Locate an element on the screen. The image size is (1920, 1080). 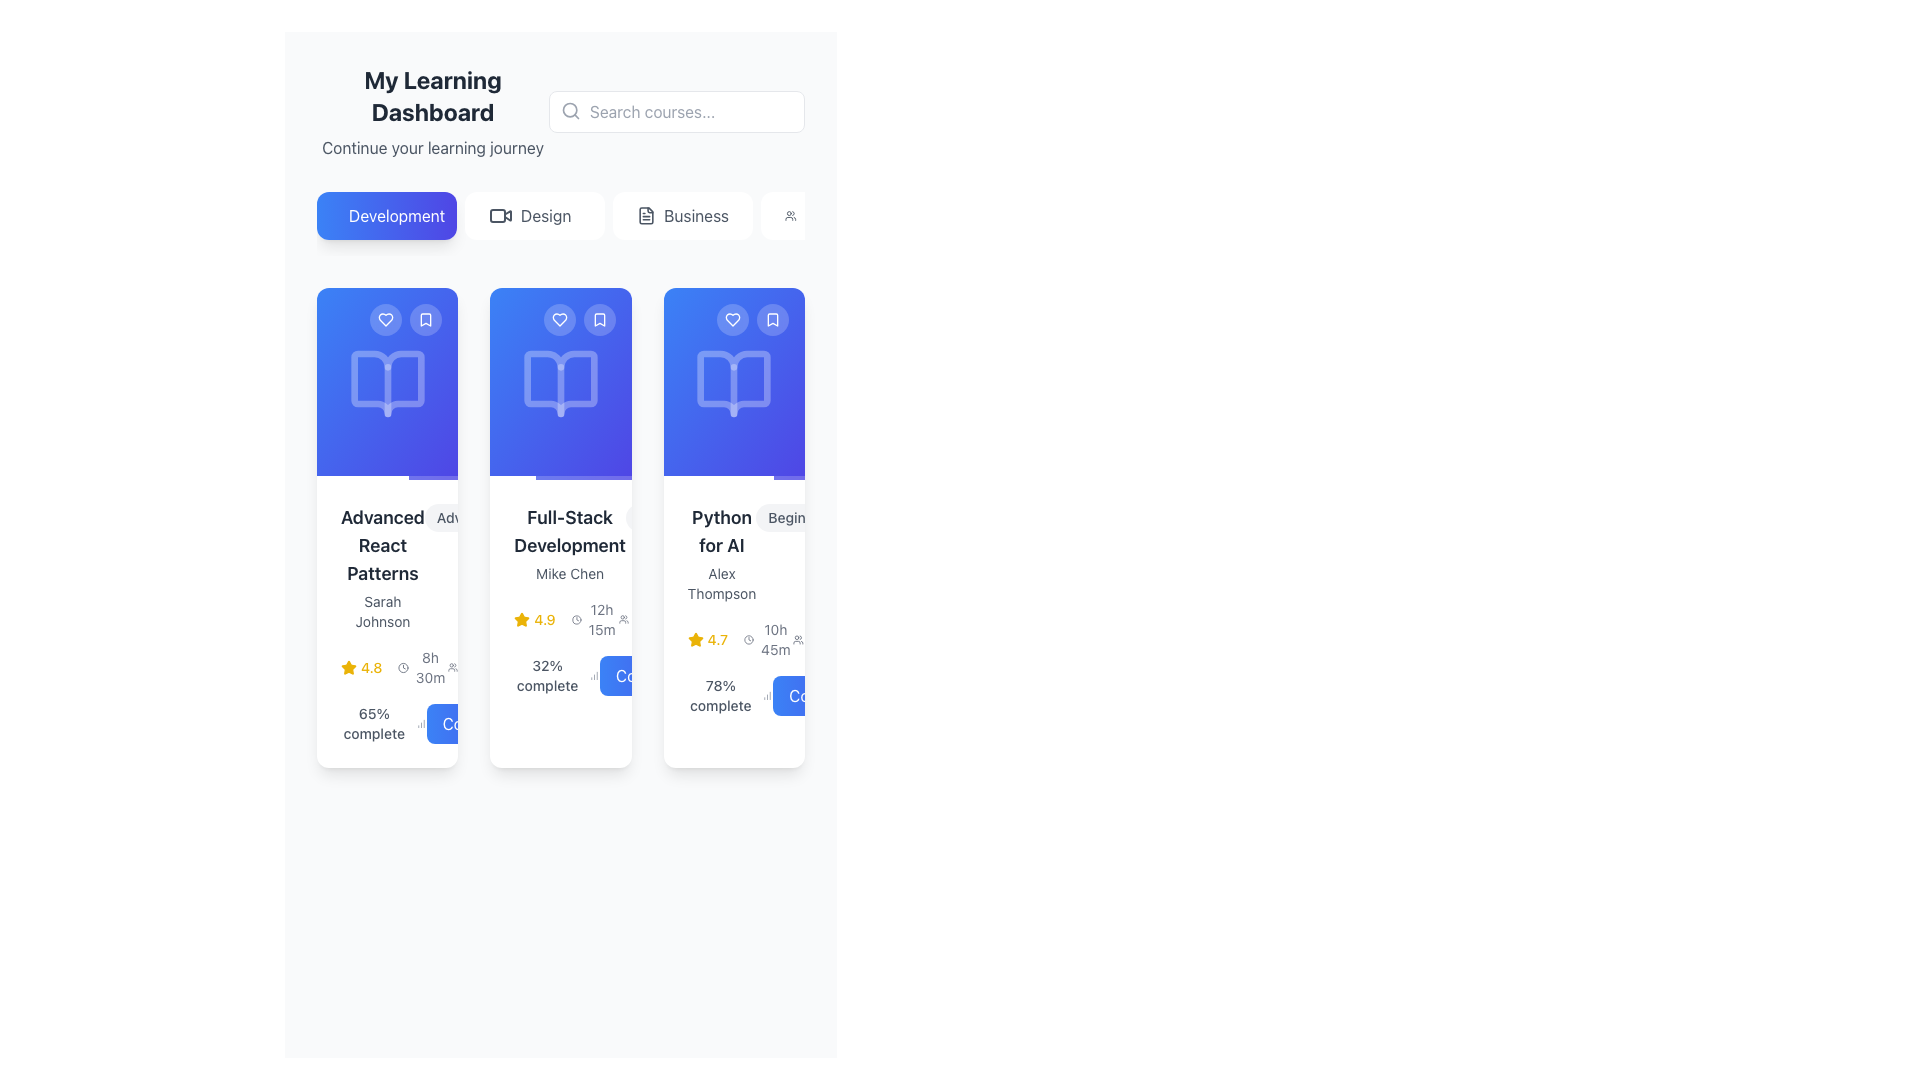
the 'Development' text label within the button is located at coordinates (397, 216).